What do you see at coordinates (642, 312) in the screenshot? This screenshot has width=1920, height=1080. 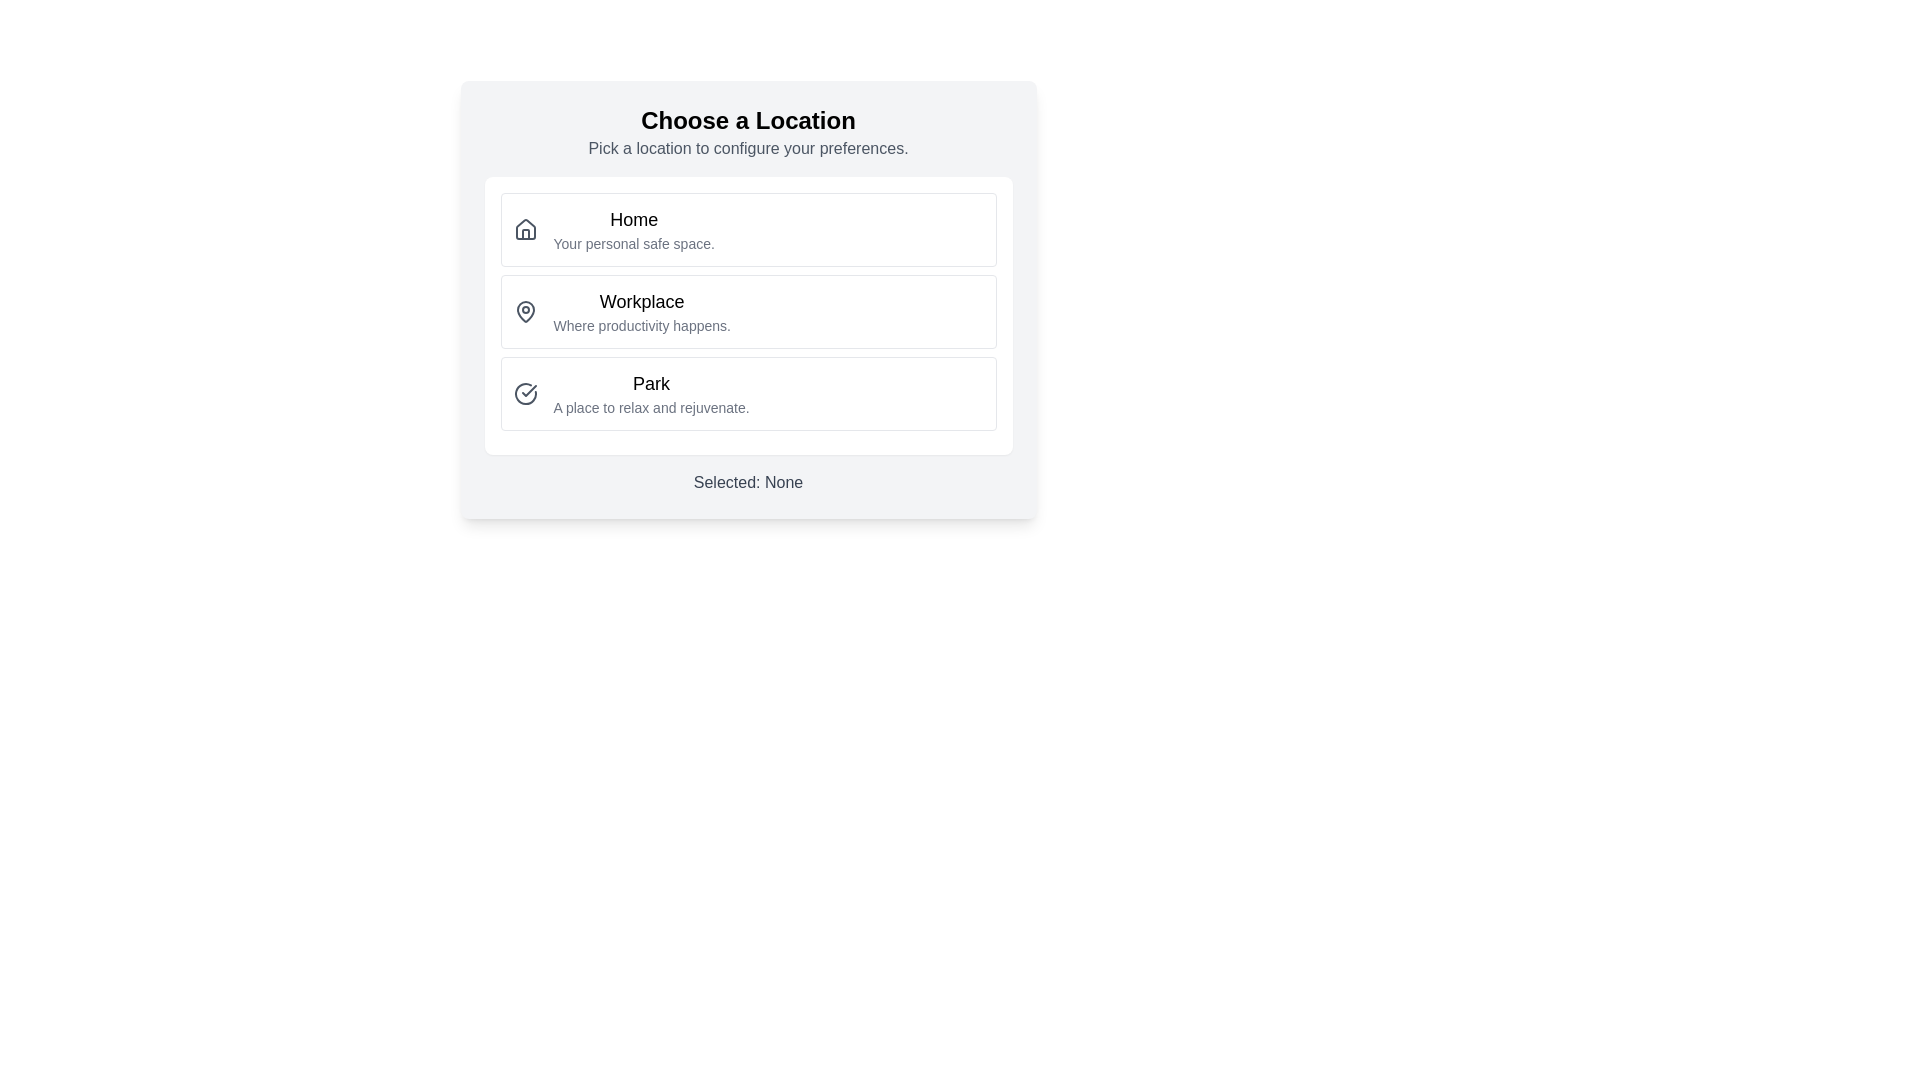 I see `the selectable option labeled 'Workplace' in the location choices list, which is centrally aligned and positioned between 'Home' and 'Park'` at bounding box center [642, 312].